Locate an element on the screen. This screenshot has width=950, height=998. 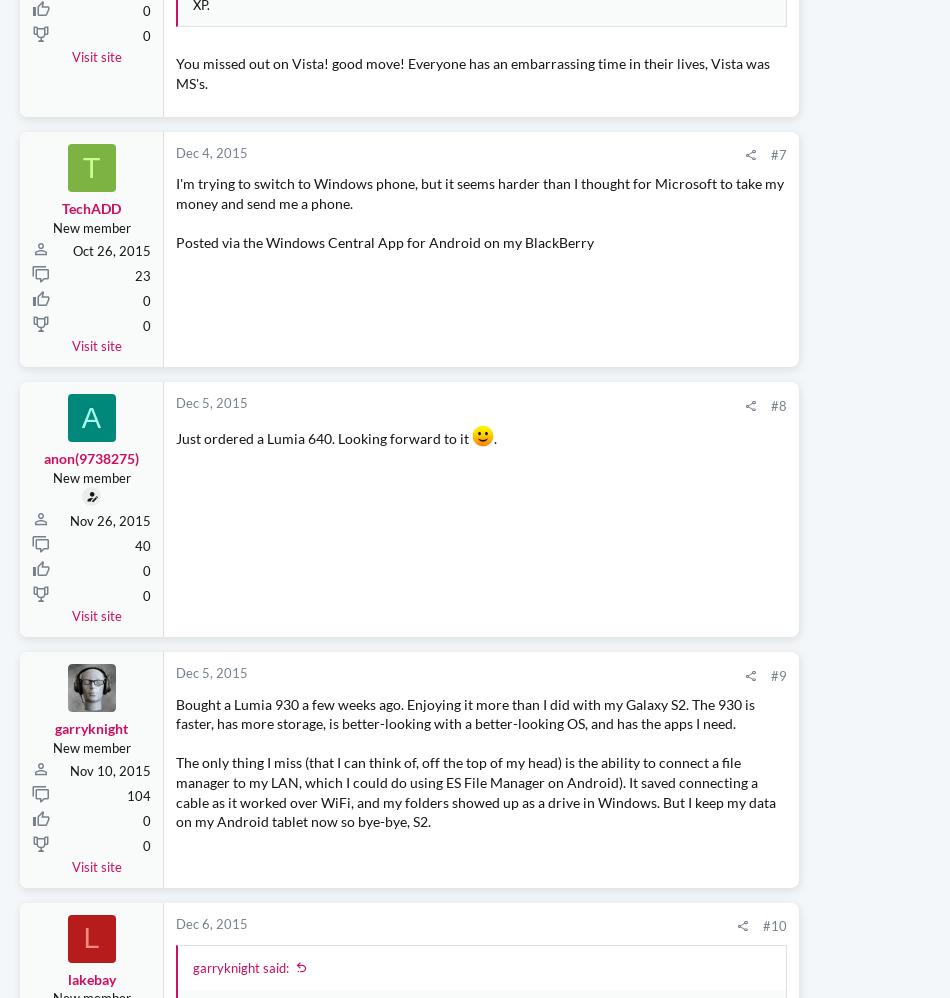
'Just ordered a Lumia 640. Looking forward to it' is located at coordinates (176, 573).